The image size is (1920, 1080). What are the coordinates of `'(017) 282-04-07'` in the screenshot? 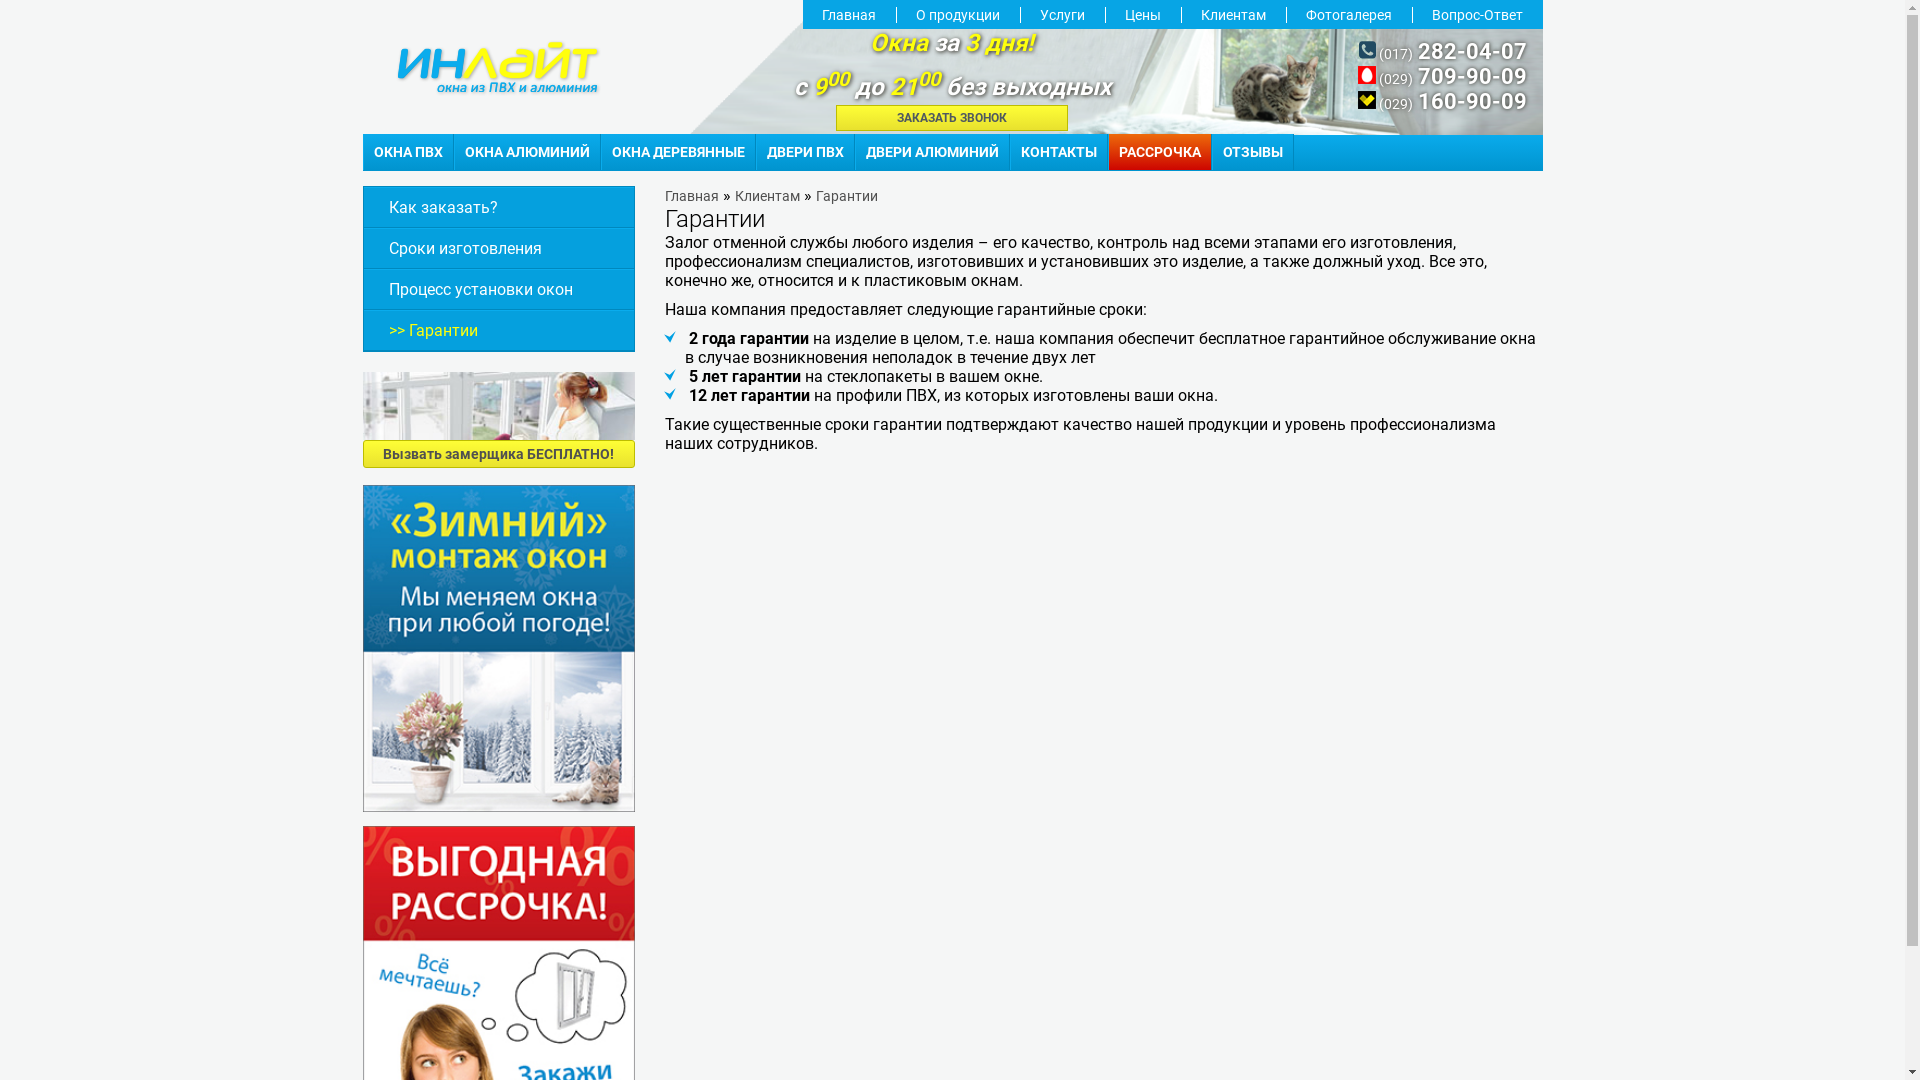 It's located at (1443, 52).